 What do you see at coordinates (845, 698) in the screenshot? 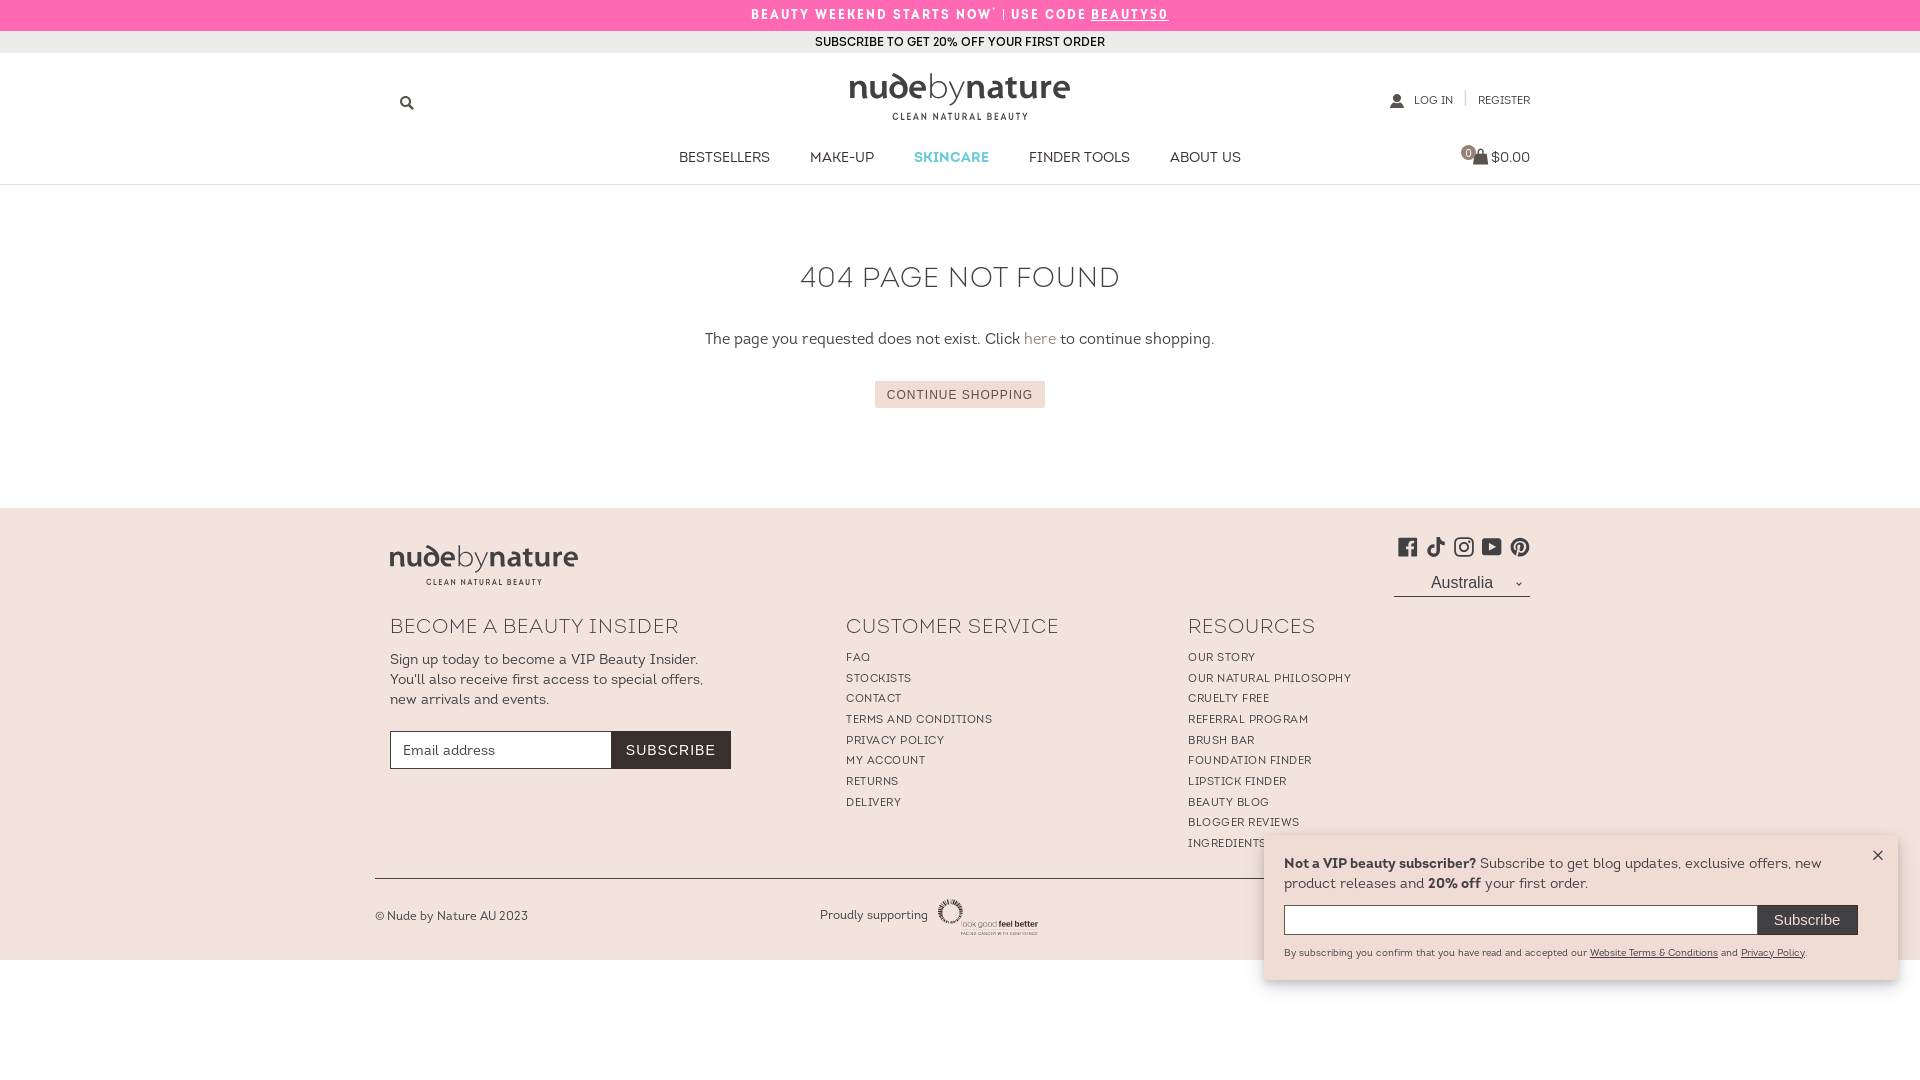
I see `'CONTACT'` at bounding box center [845, 698].